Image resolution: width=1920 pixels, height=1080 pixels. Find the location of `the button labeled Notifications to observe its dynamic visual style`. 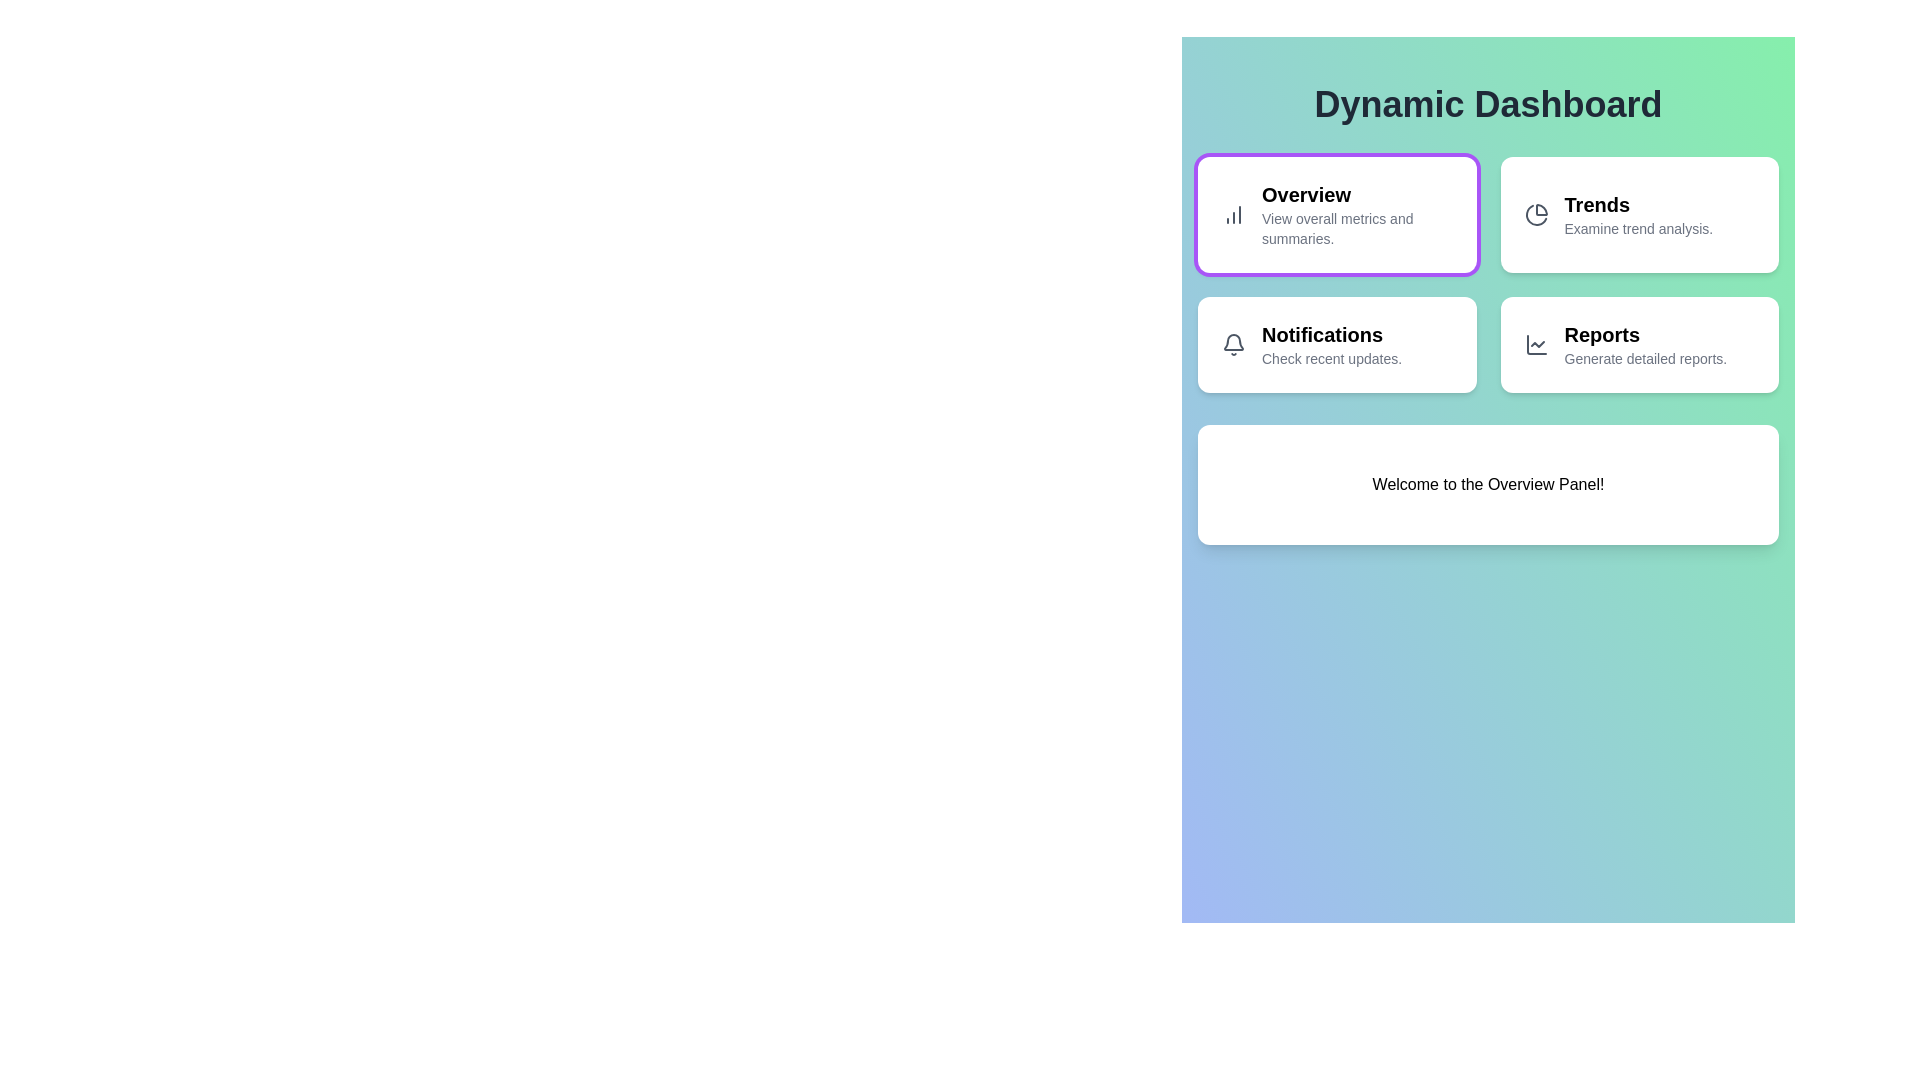

the button labeled Notifications to observe its dynamic visual style is located at coordinates (1337, 343).